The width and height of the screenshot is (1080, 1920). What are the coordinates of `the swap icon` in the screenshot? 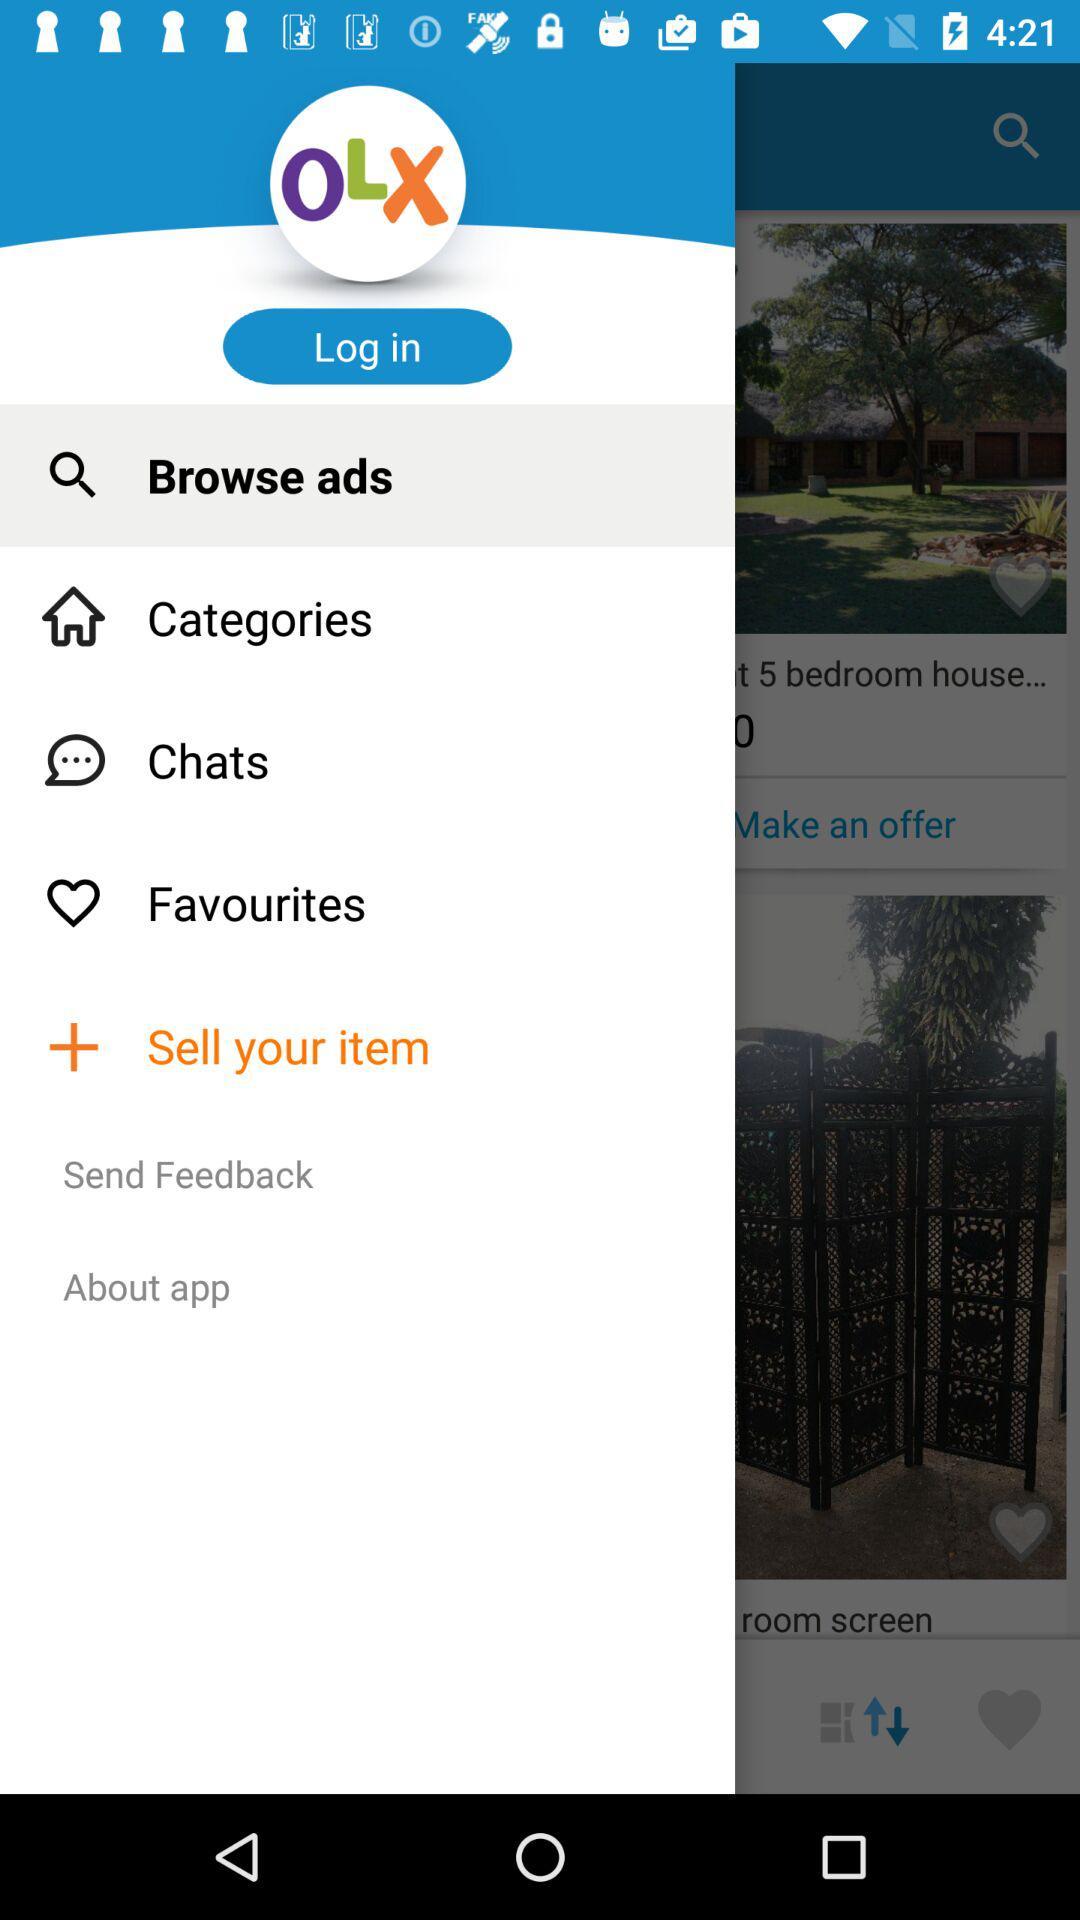 It's located at (863, 1715).